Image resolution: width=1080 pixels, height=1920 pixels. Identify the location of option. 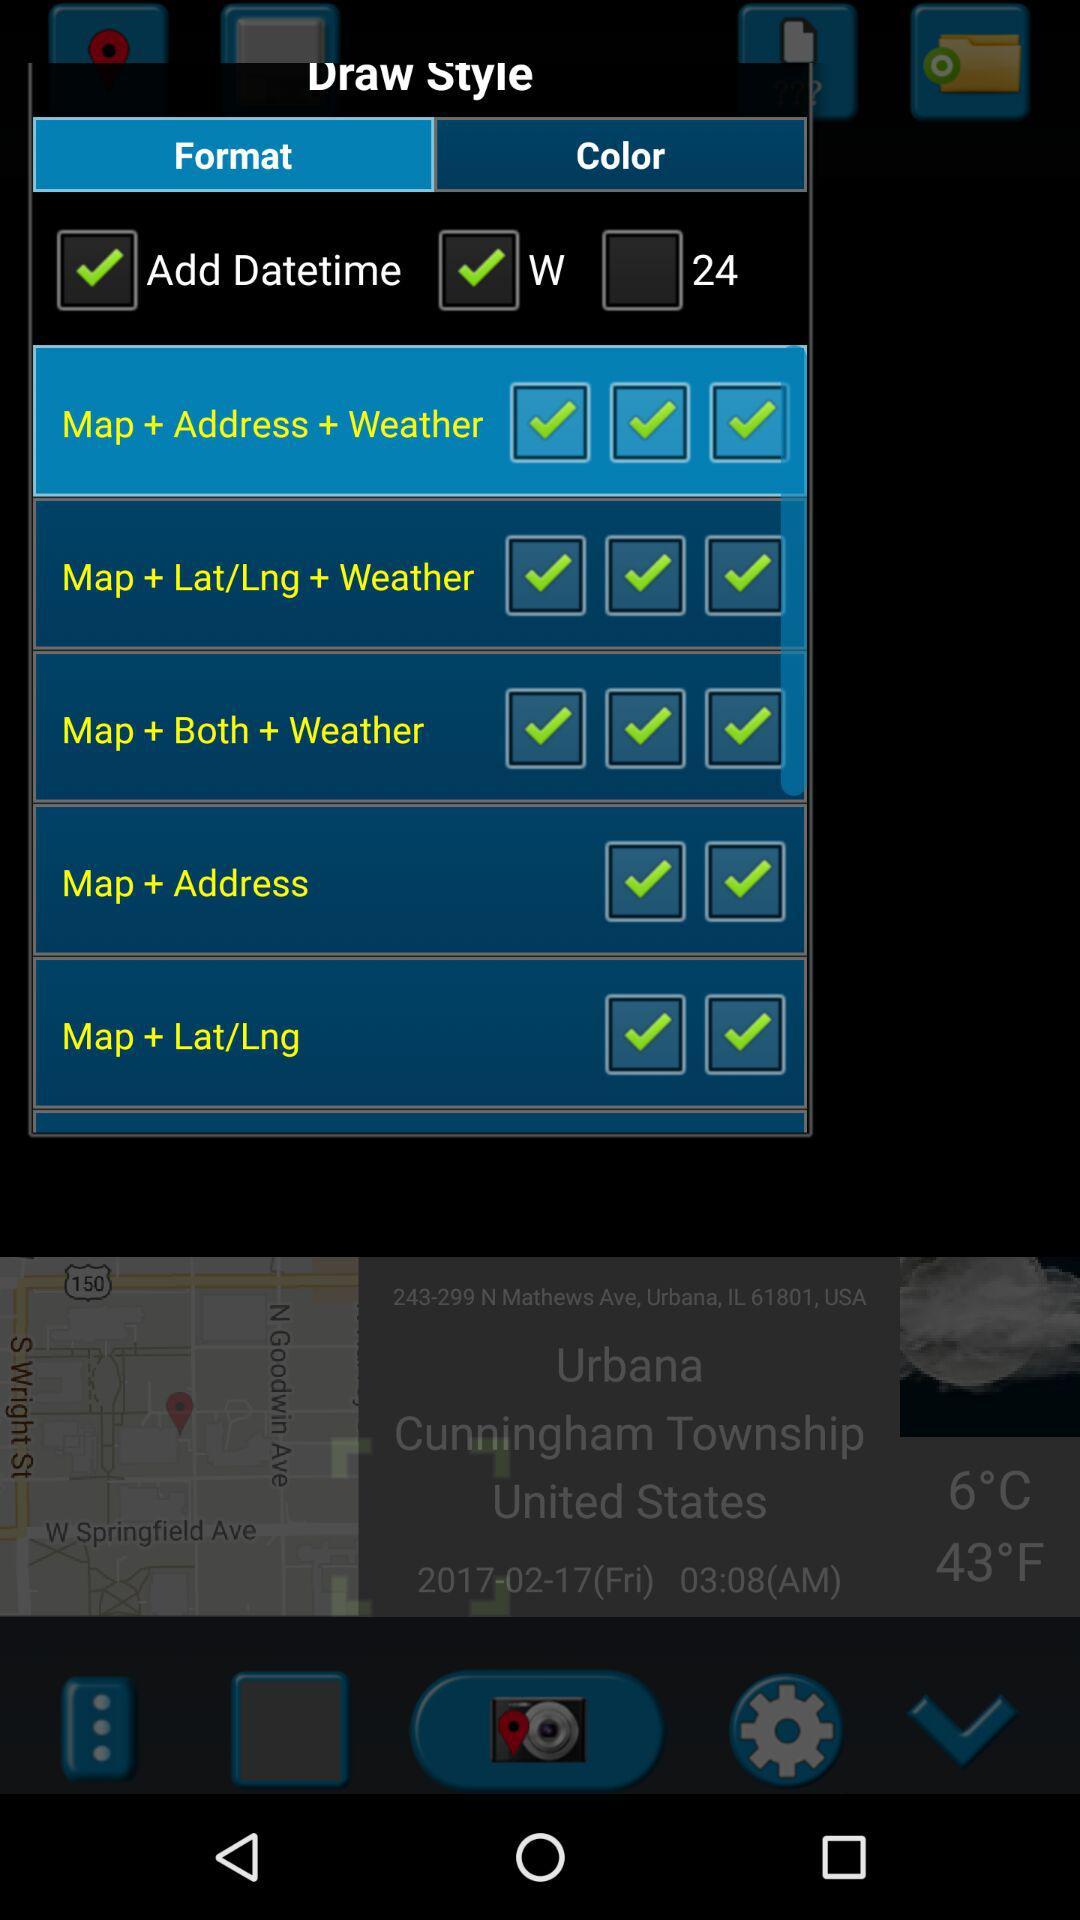
(744, 725).